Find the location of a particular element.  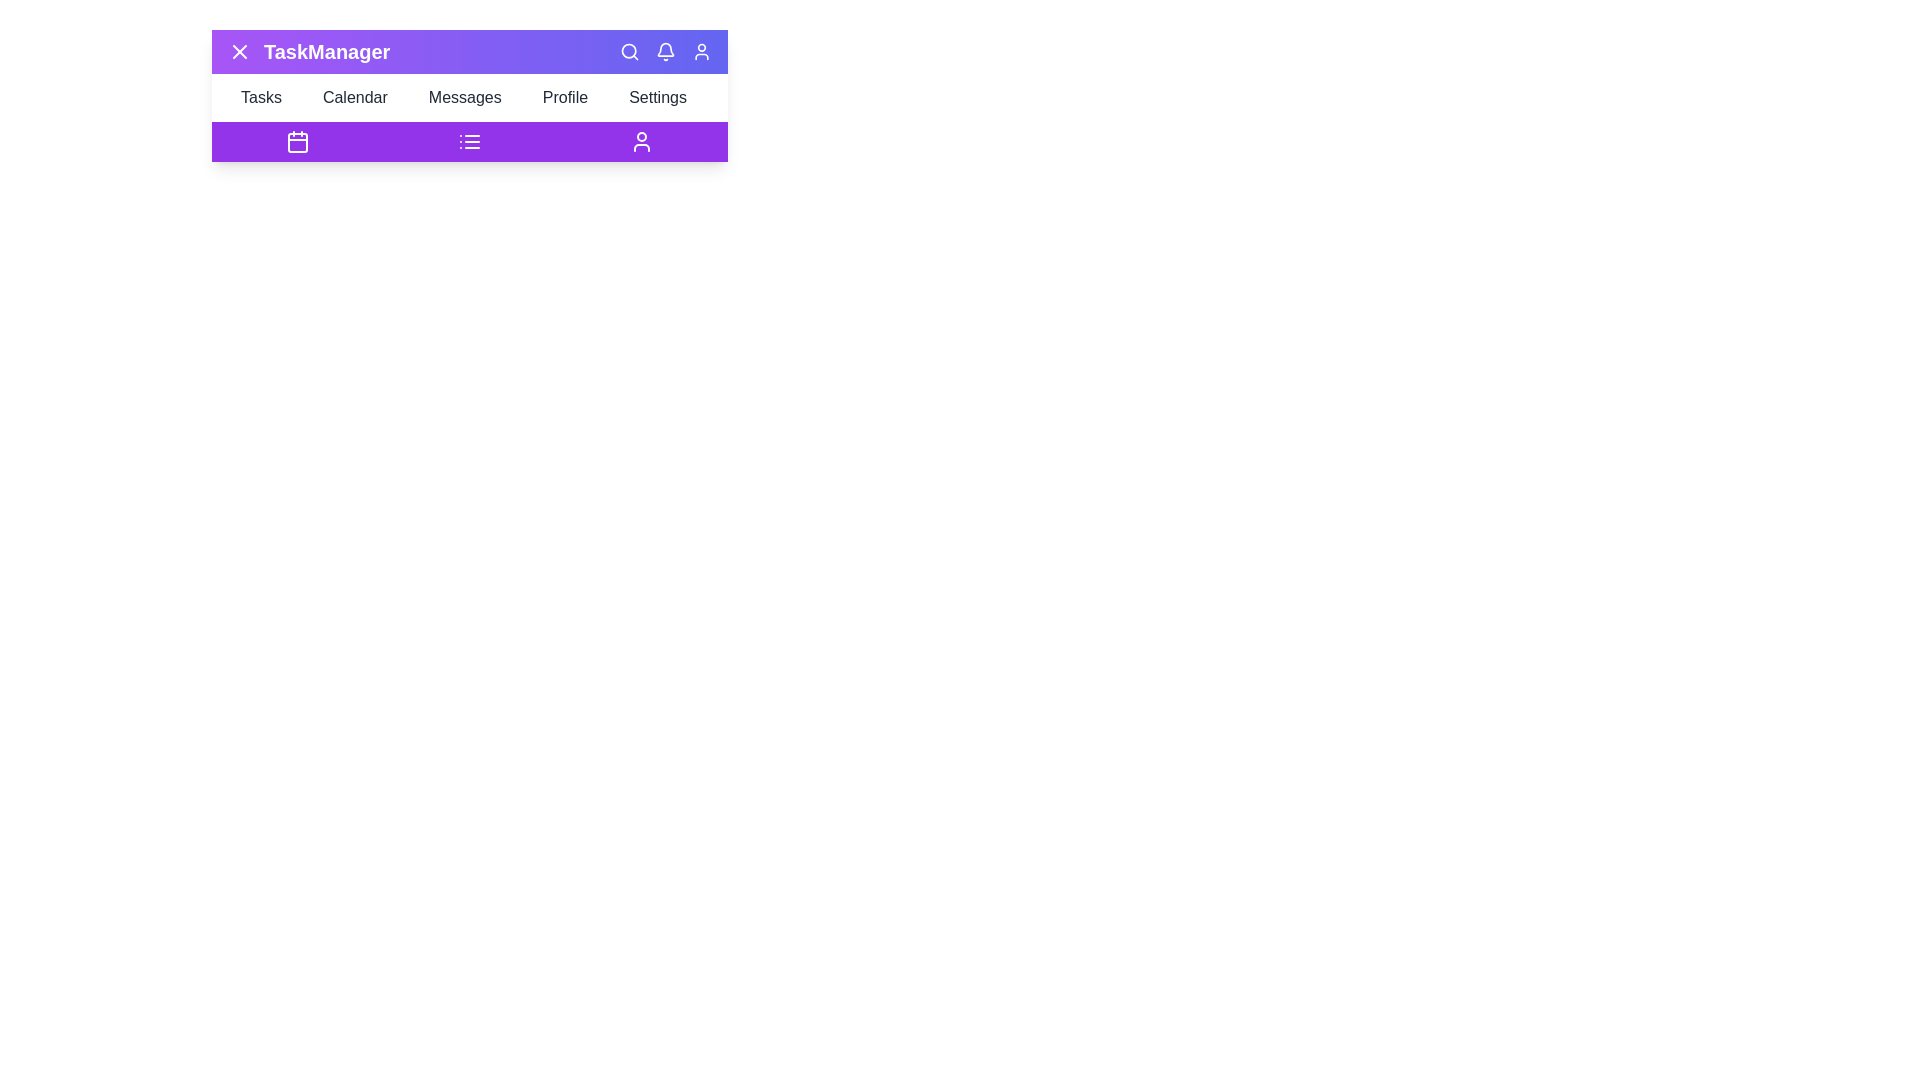

the Calendar from the navigation bar is located at coordinates (360, 97).